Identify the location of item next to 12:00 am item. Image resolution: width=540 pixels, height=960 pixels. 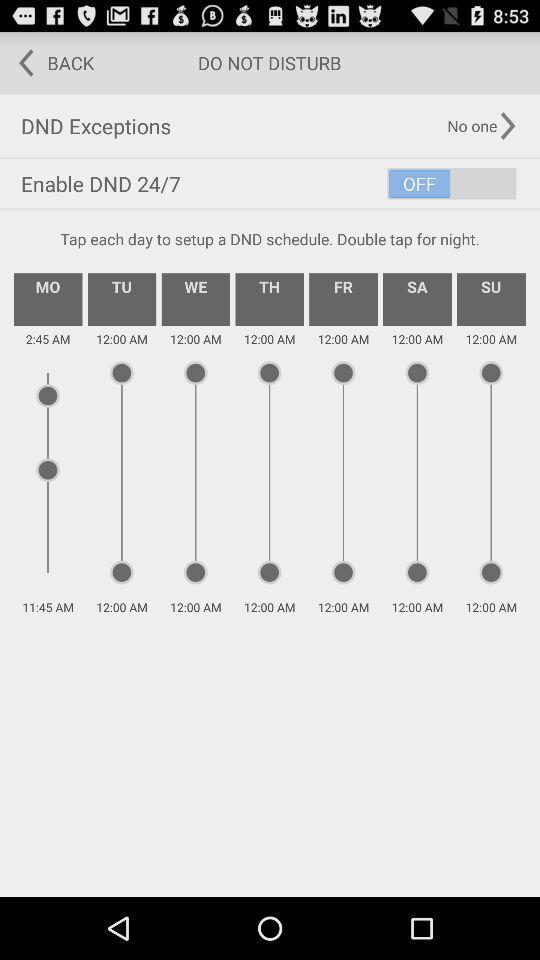
(342, 298).